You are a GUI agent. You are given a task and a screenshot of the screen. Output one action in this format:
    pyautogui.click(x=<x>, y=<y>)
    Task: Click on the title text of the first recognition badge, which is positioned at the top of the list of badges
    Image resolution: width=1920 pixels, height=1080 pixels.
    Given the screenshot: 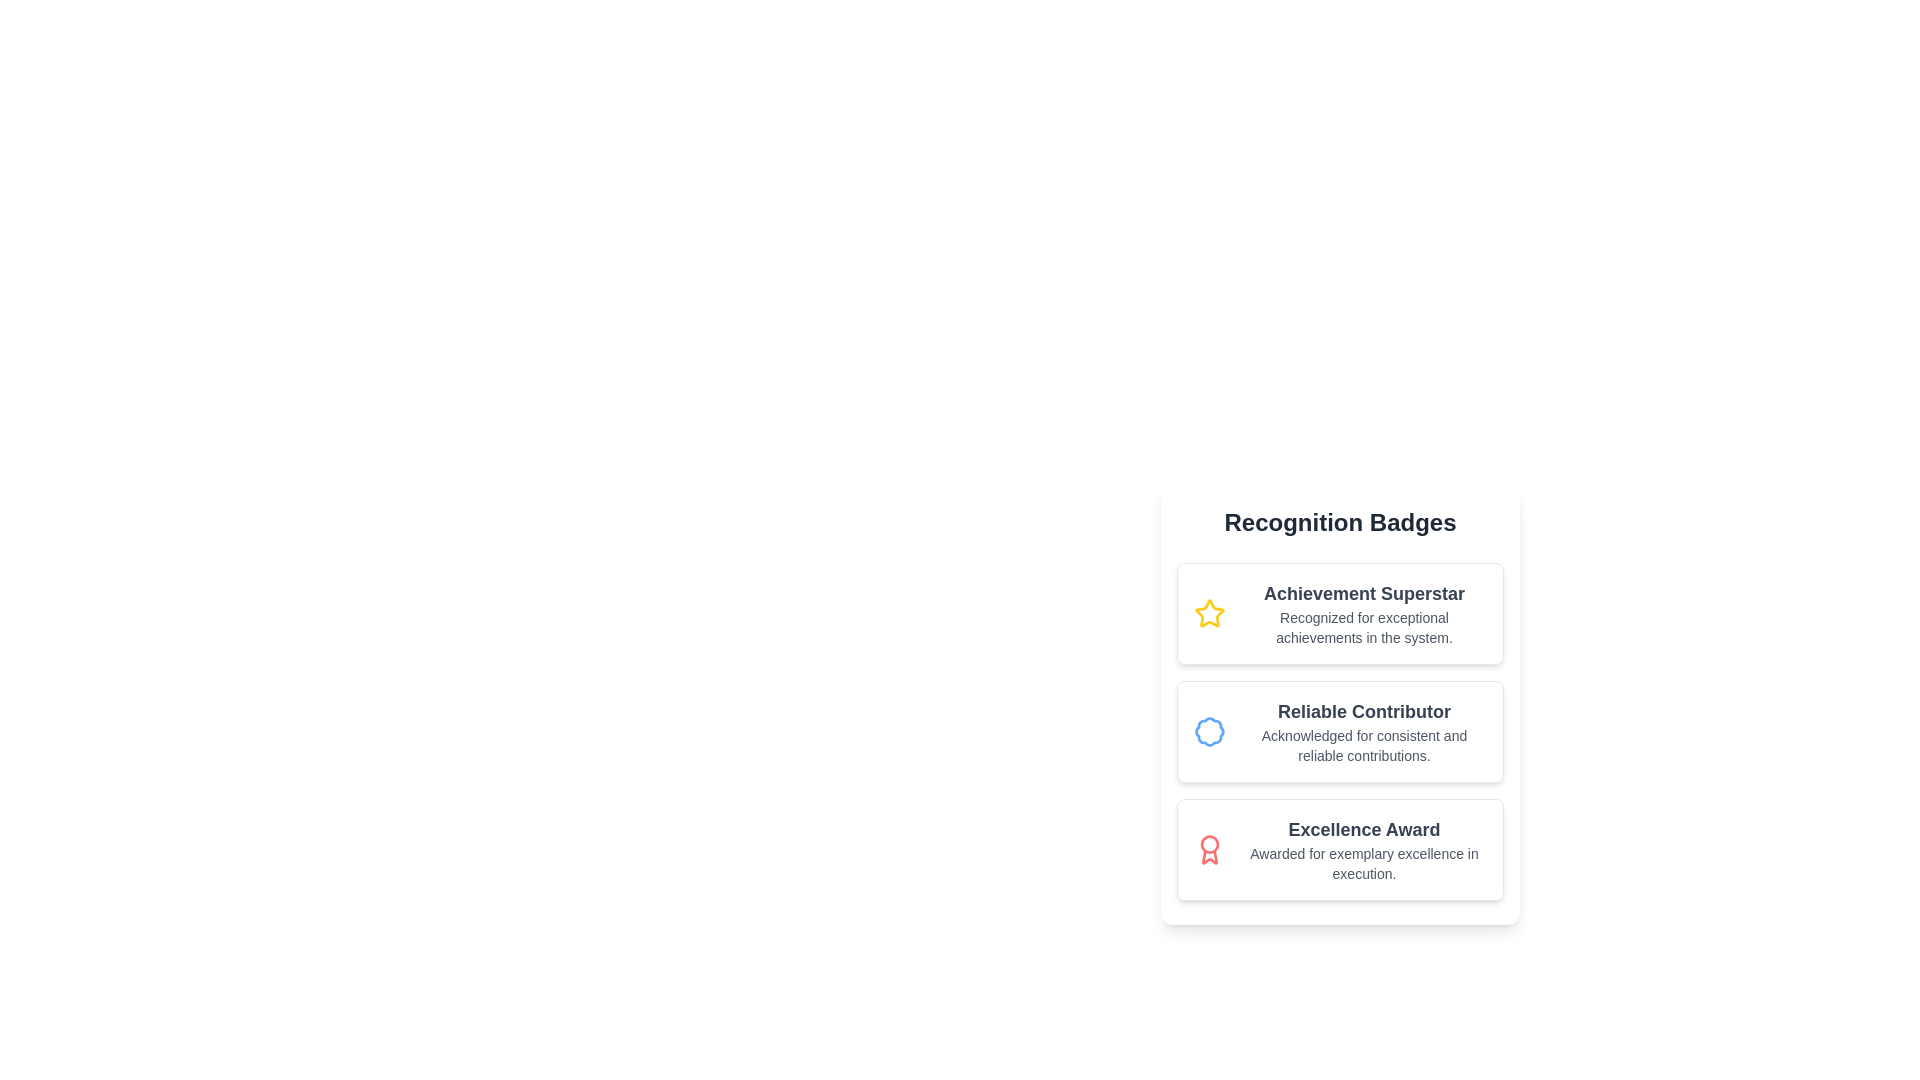 What is the action you would take?
    pyautogui.click(x=1363, y=593)
    